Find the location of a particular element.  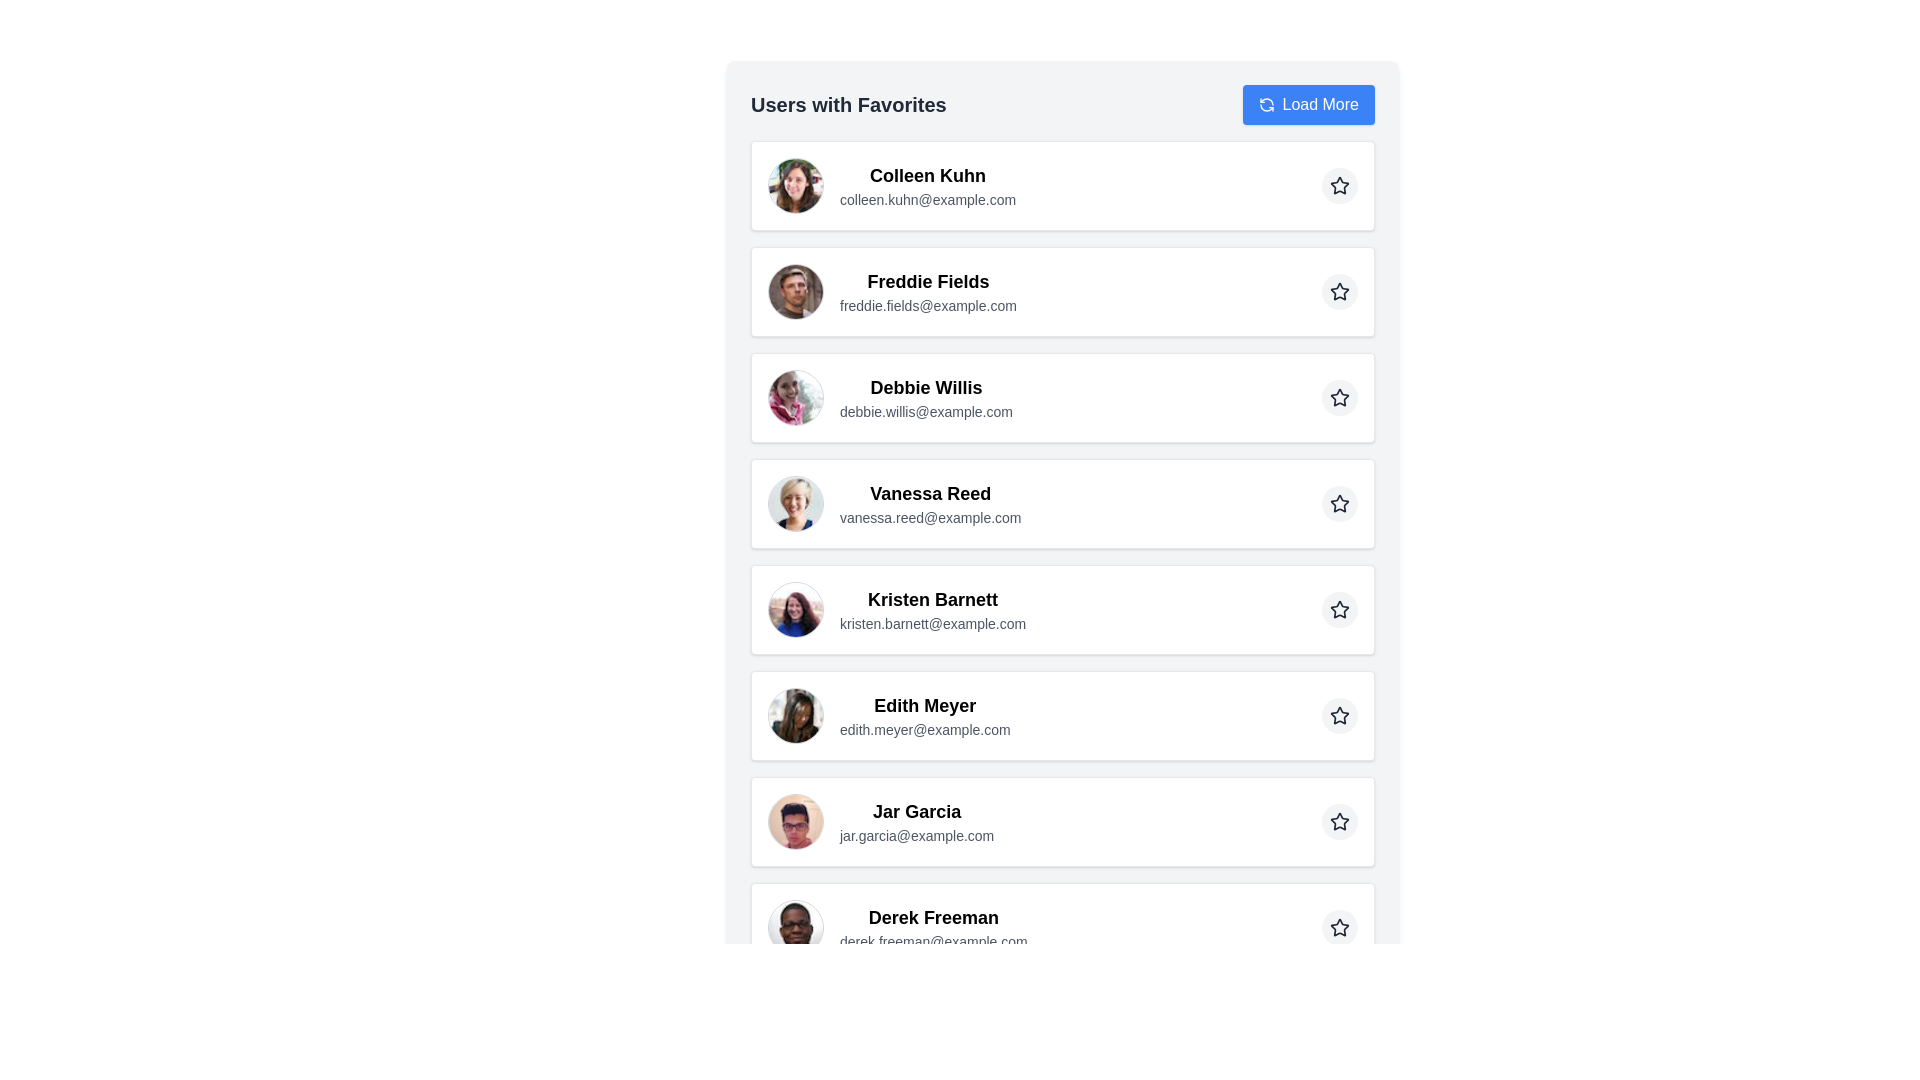

the star-shaped icon located to the right of the user 'Debbie Willis' to unmark them as a favorite is located at coordinates (1339, 397).